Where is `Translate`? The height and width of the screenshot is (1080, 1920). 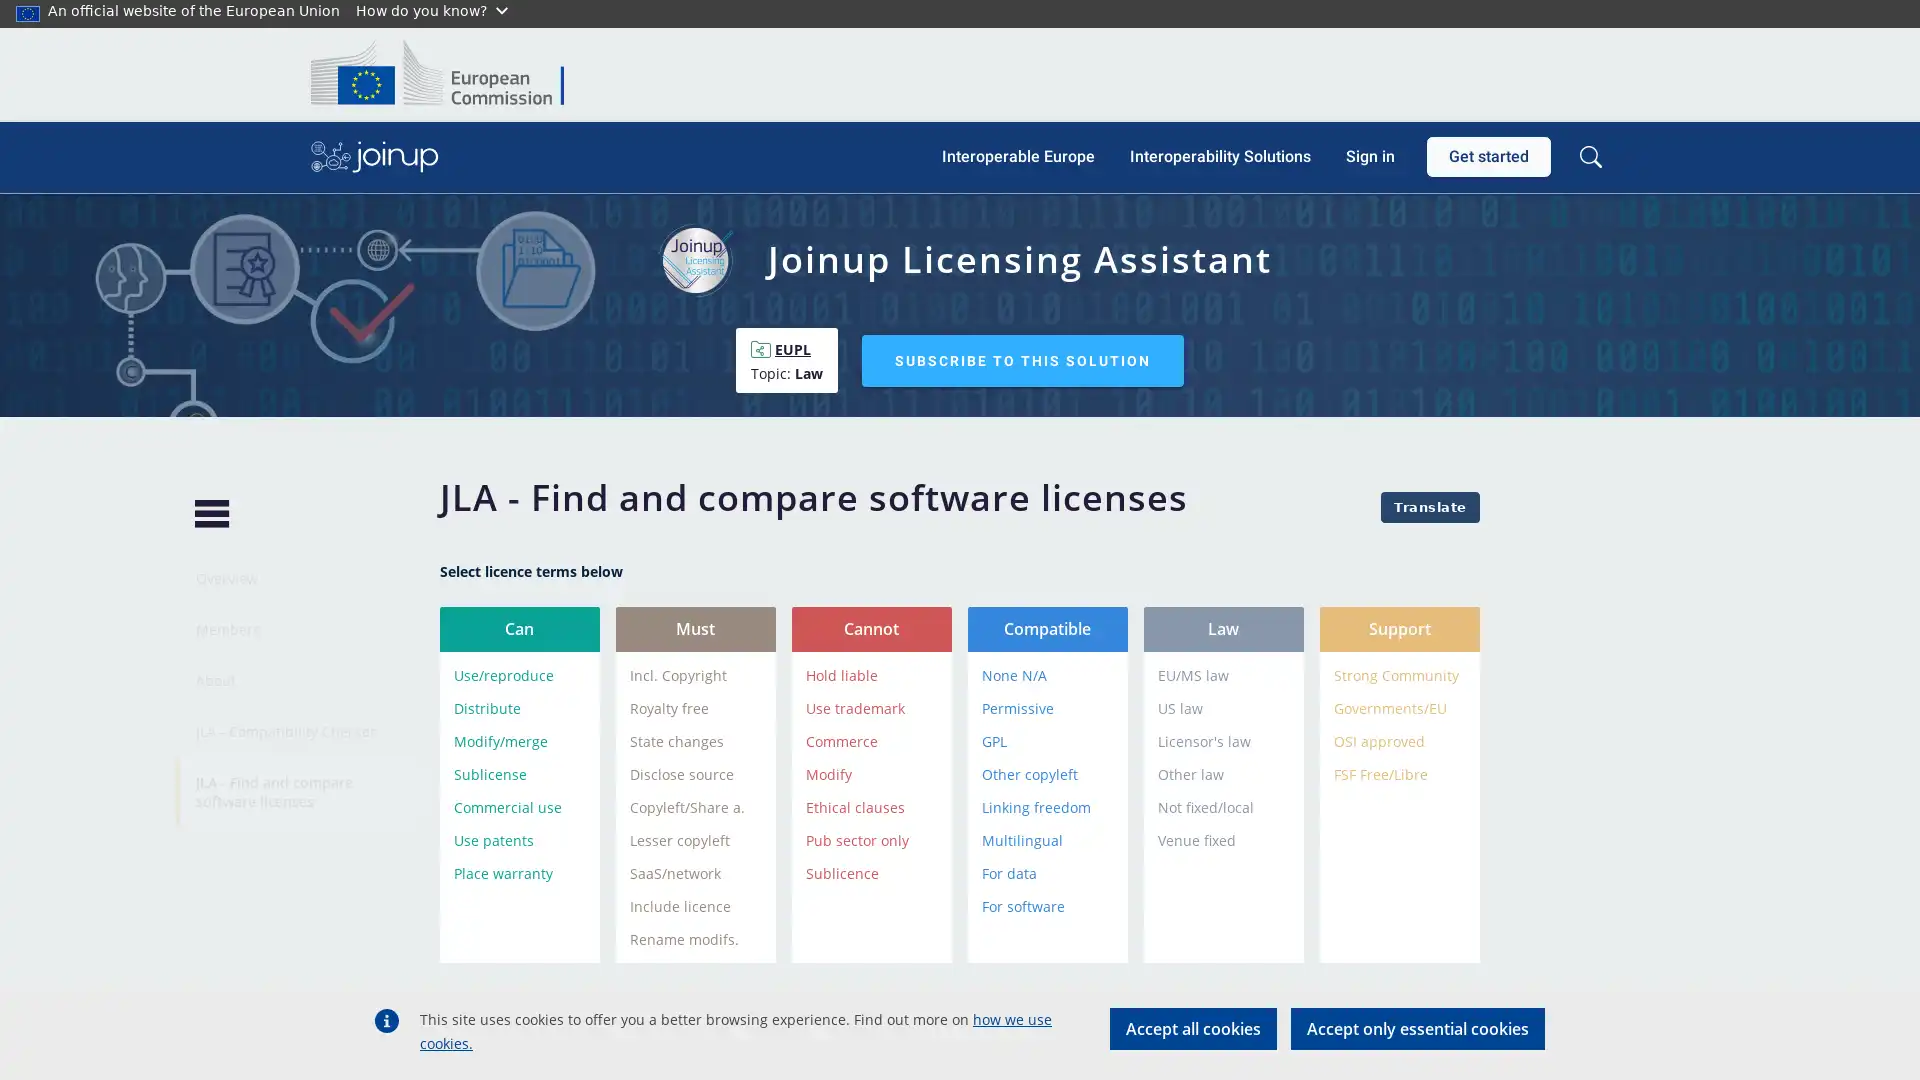 Translate is located at coordinates (1429, 505).